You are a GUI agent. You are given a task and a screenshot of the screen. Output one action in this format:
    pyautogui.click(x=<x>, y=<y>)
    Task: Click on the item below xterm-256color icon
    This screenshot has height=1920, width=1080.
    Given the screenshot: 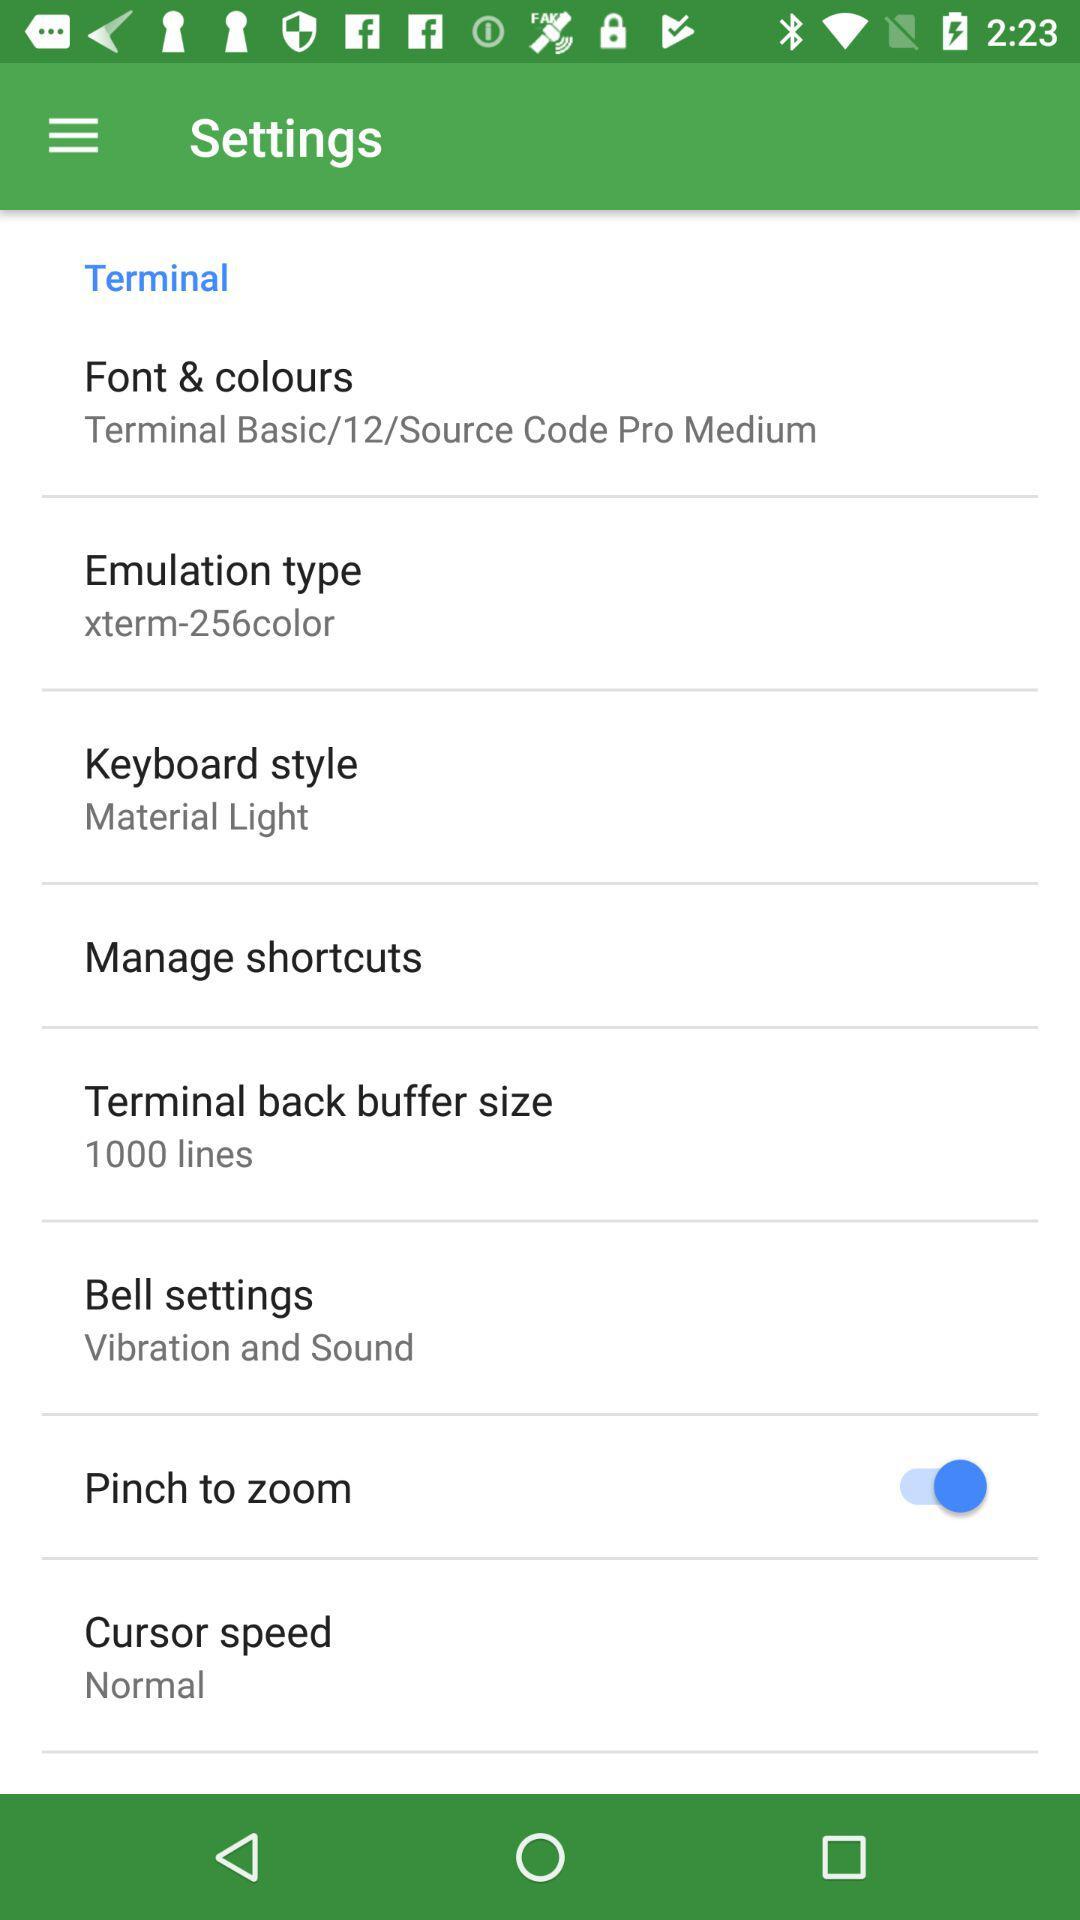 What is the action you would take?
    pyautogui.click(x=221, y=761)
    